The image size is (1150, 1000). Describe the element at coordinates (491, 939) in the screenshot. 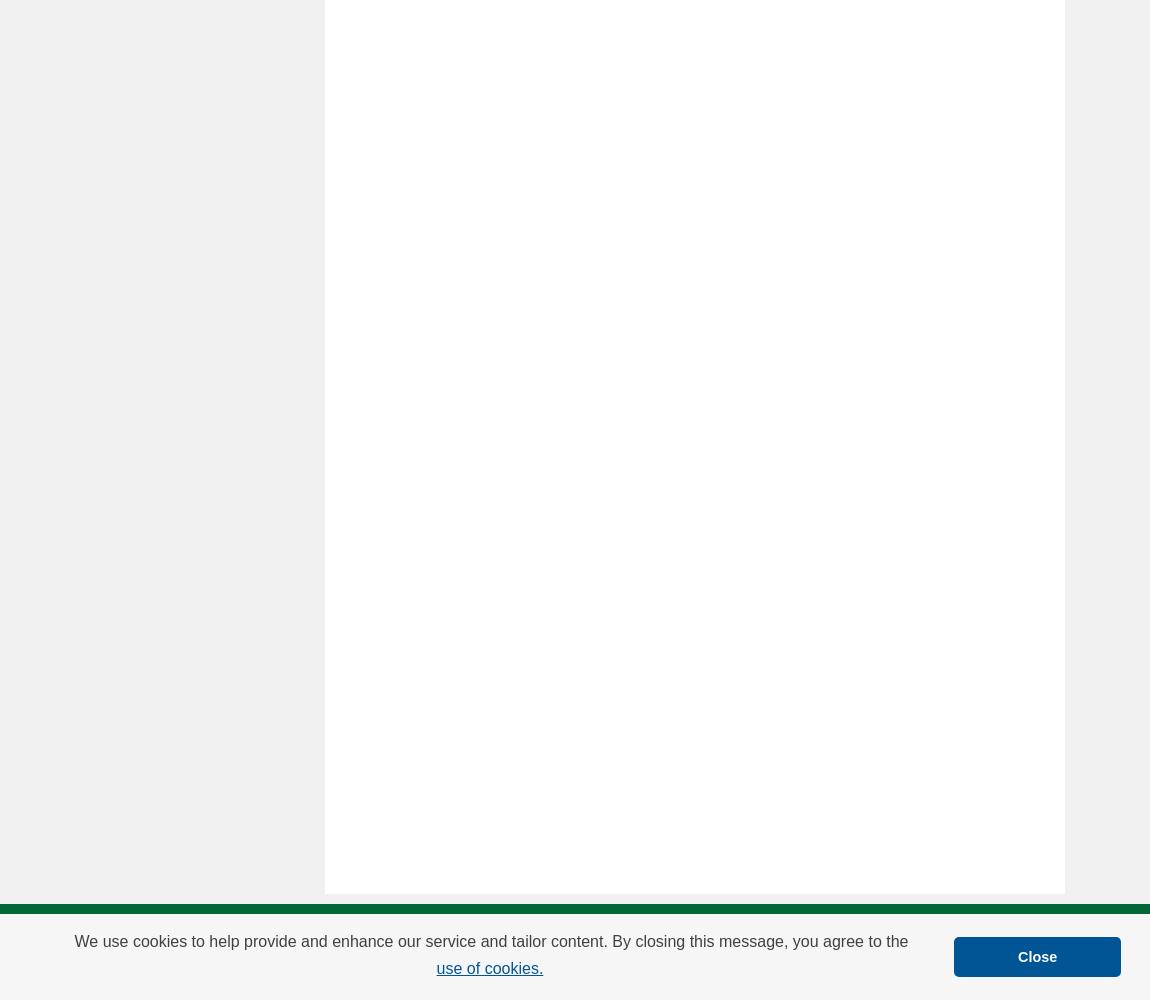

I see `'We use cookies to help provide and enhance our service and tailor content. By closing this message, you agree to the'` at that location.